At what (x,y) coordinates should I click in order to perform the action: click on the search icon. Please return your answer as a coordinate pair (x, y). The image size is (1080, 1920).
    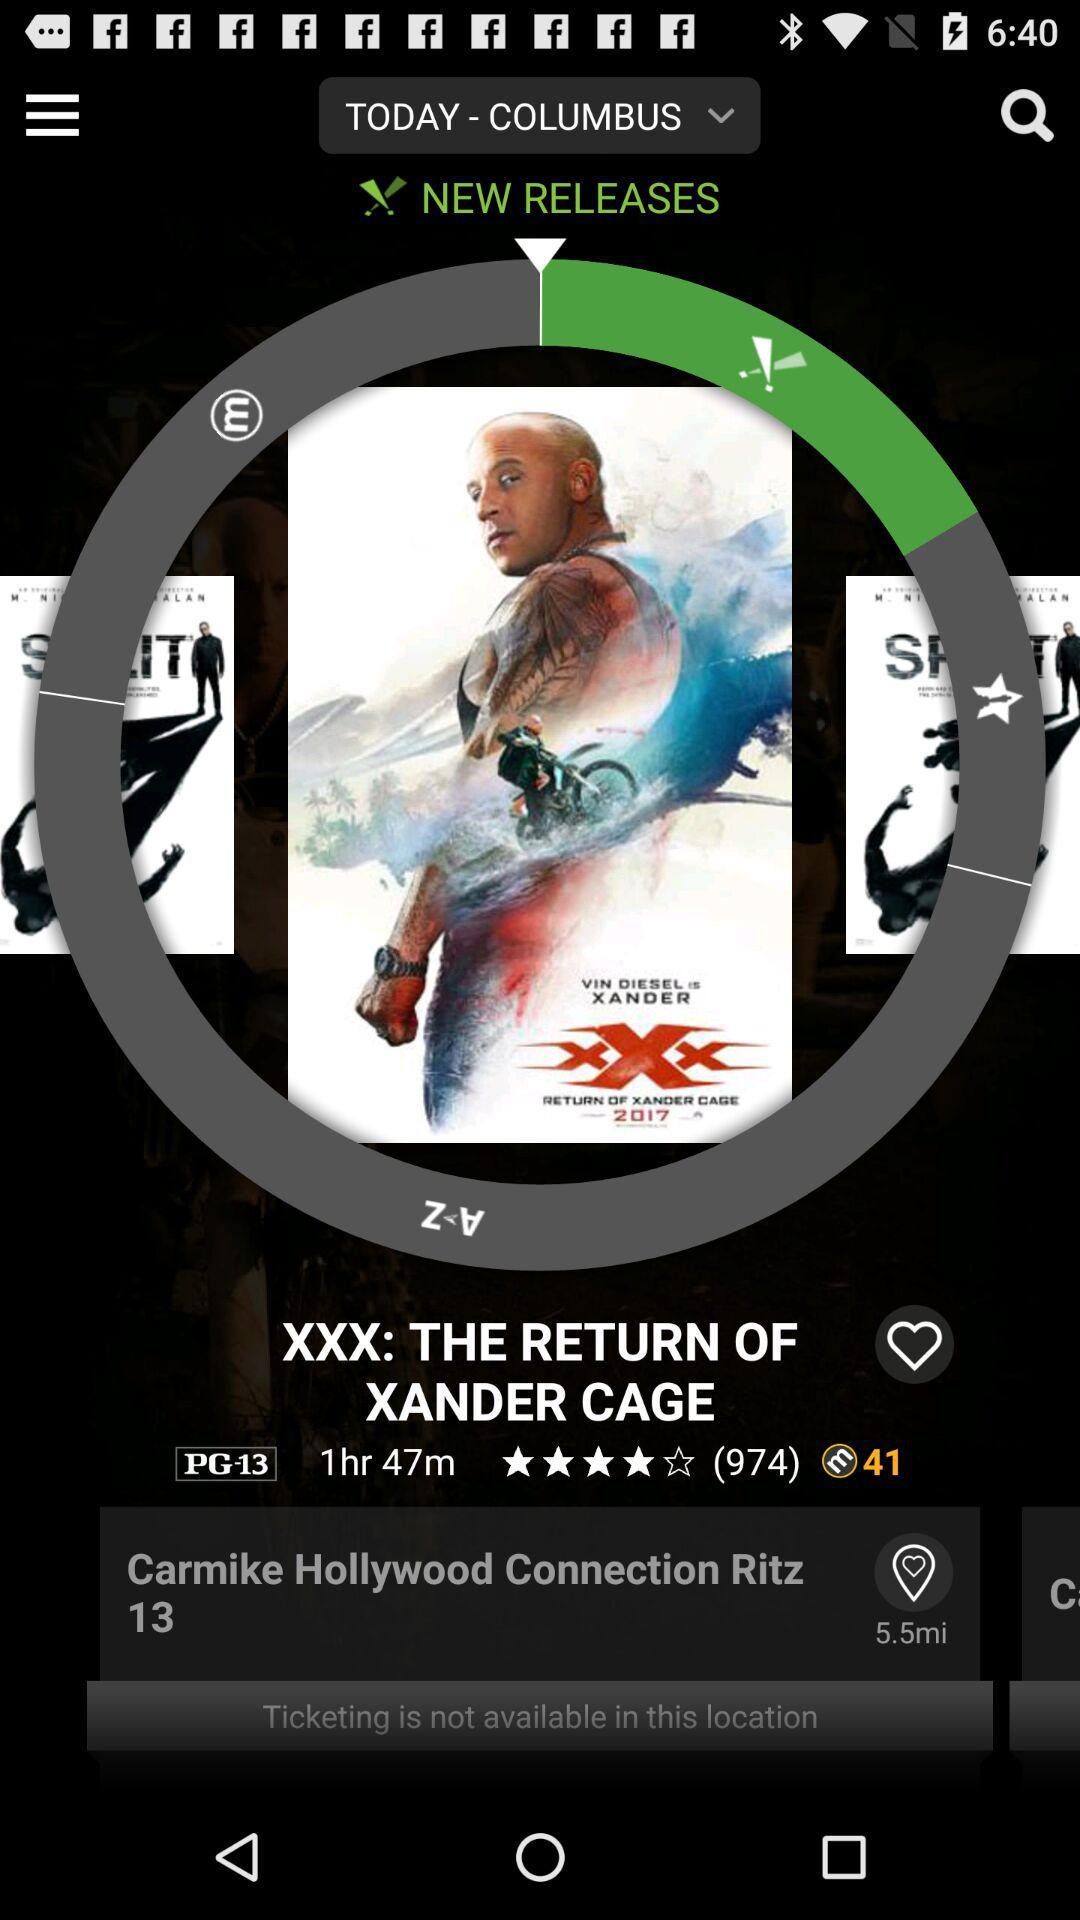
    Looking at the image, I should click on (1027, 122).